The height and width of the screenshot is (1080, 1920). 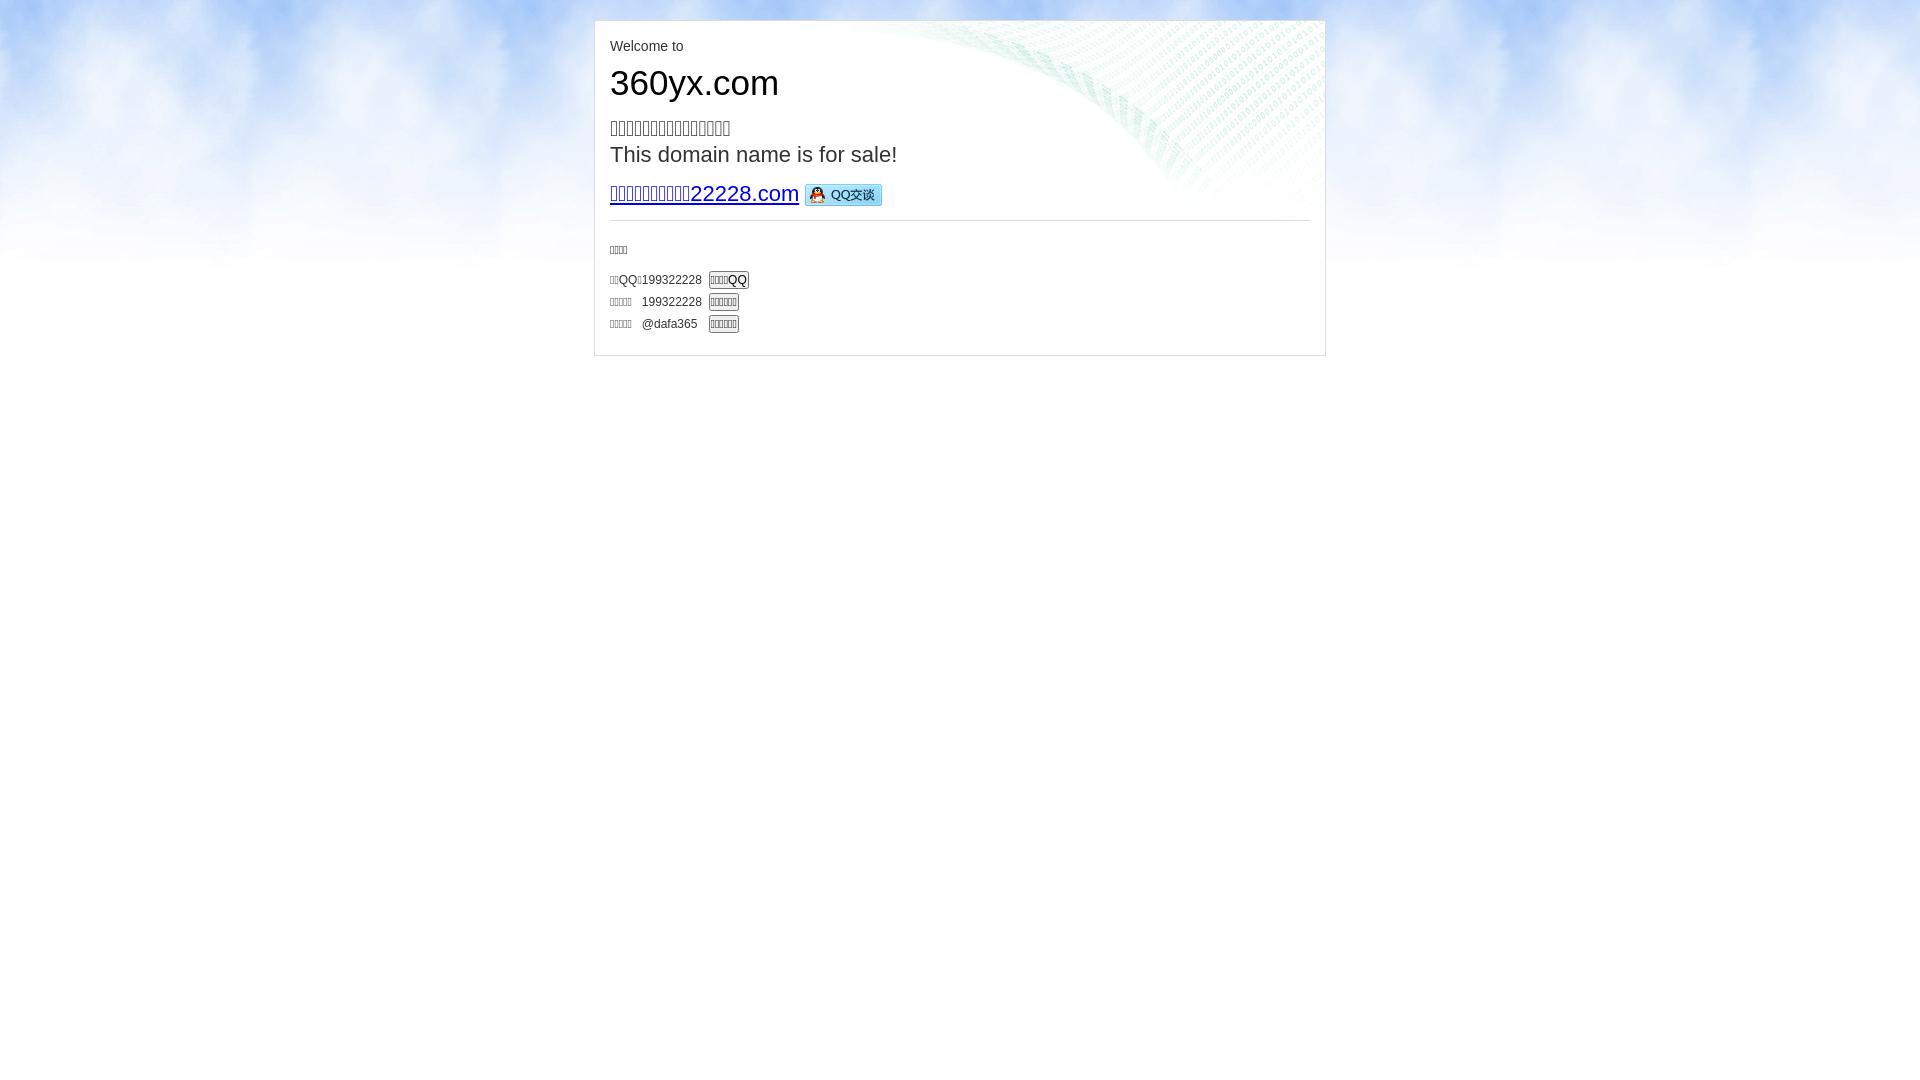 What do you see at coordinates (672, 300) in the screenshot?
I see `'199322228'` at bounding box center [672, 300].